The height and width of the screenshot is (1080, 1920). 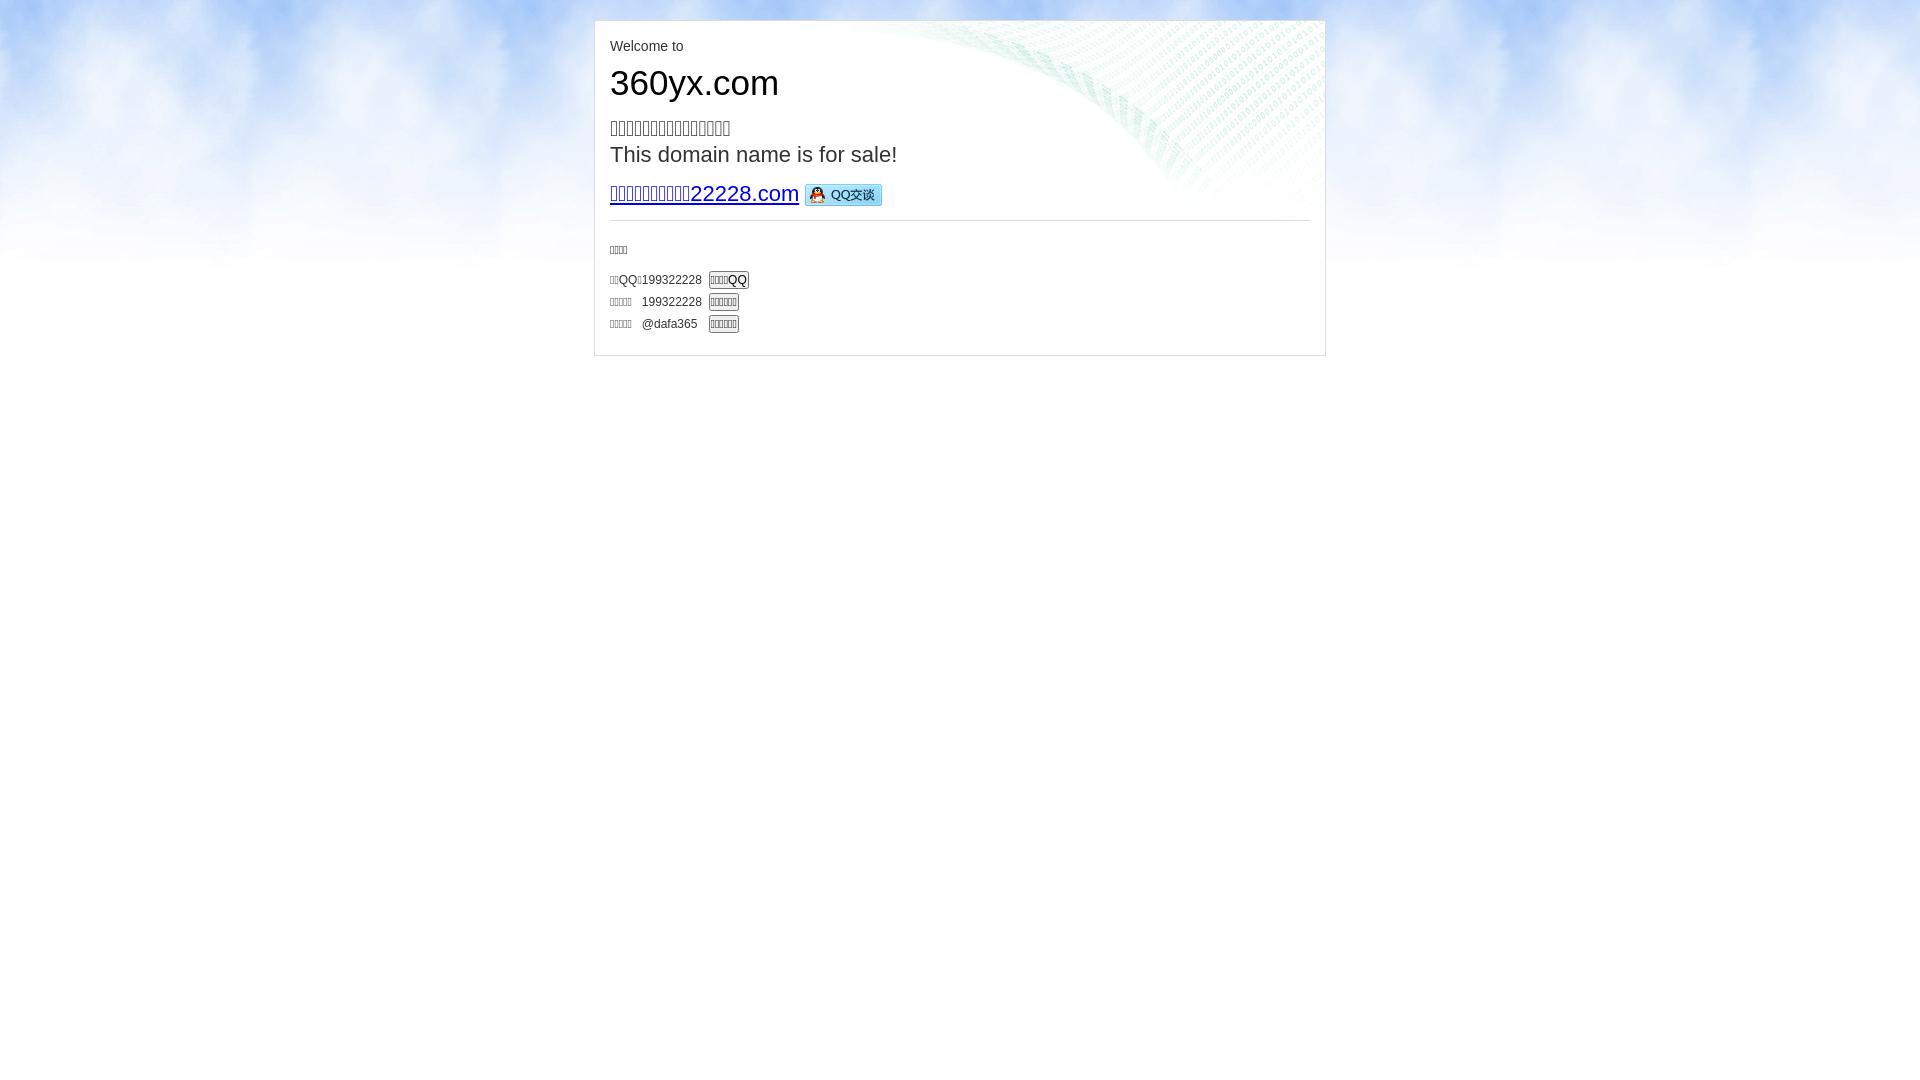 What do you see at coordinates (672, 300) in the screenshot?
I see `'199322228'` at bounding box center [672, 300].